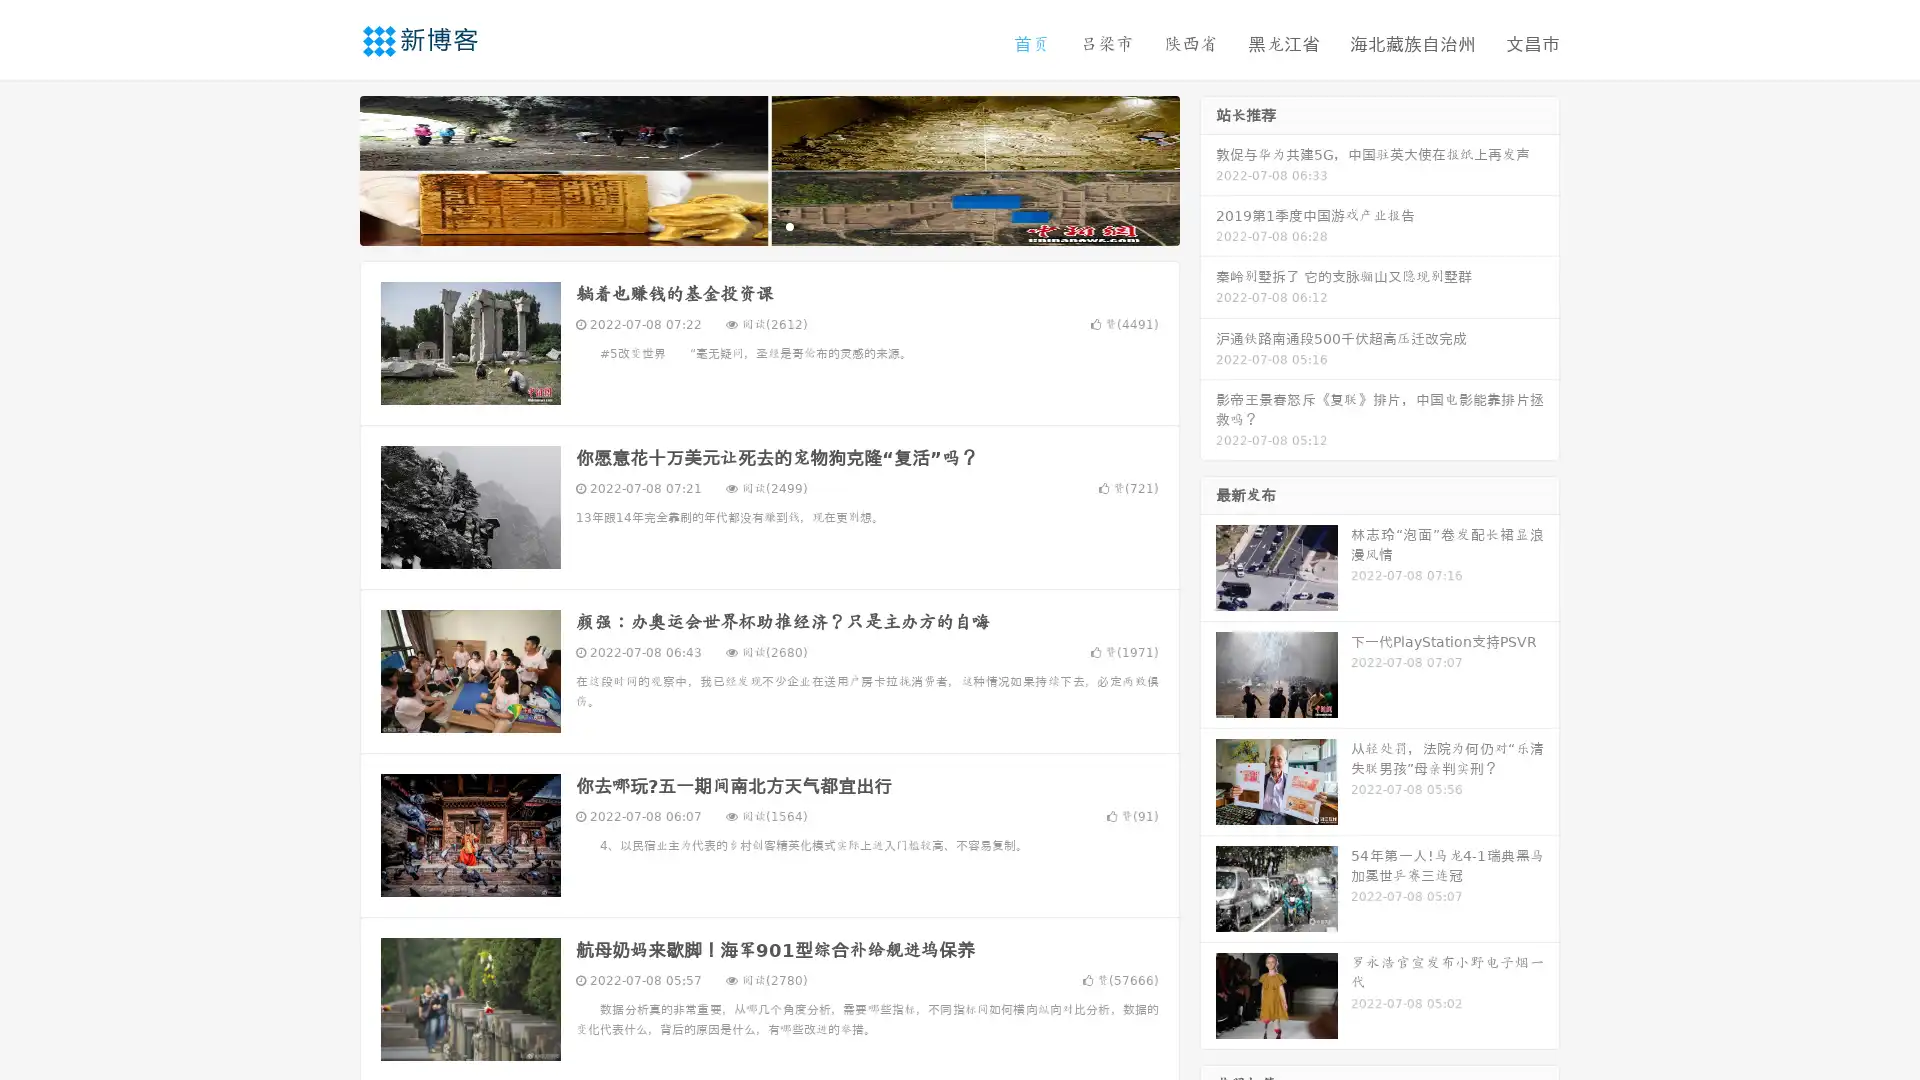 This screenshot has width=1920, height=1080. I want to click on Previous slide, so click(330, 168).